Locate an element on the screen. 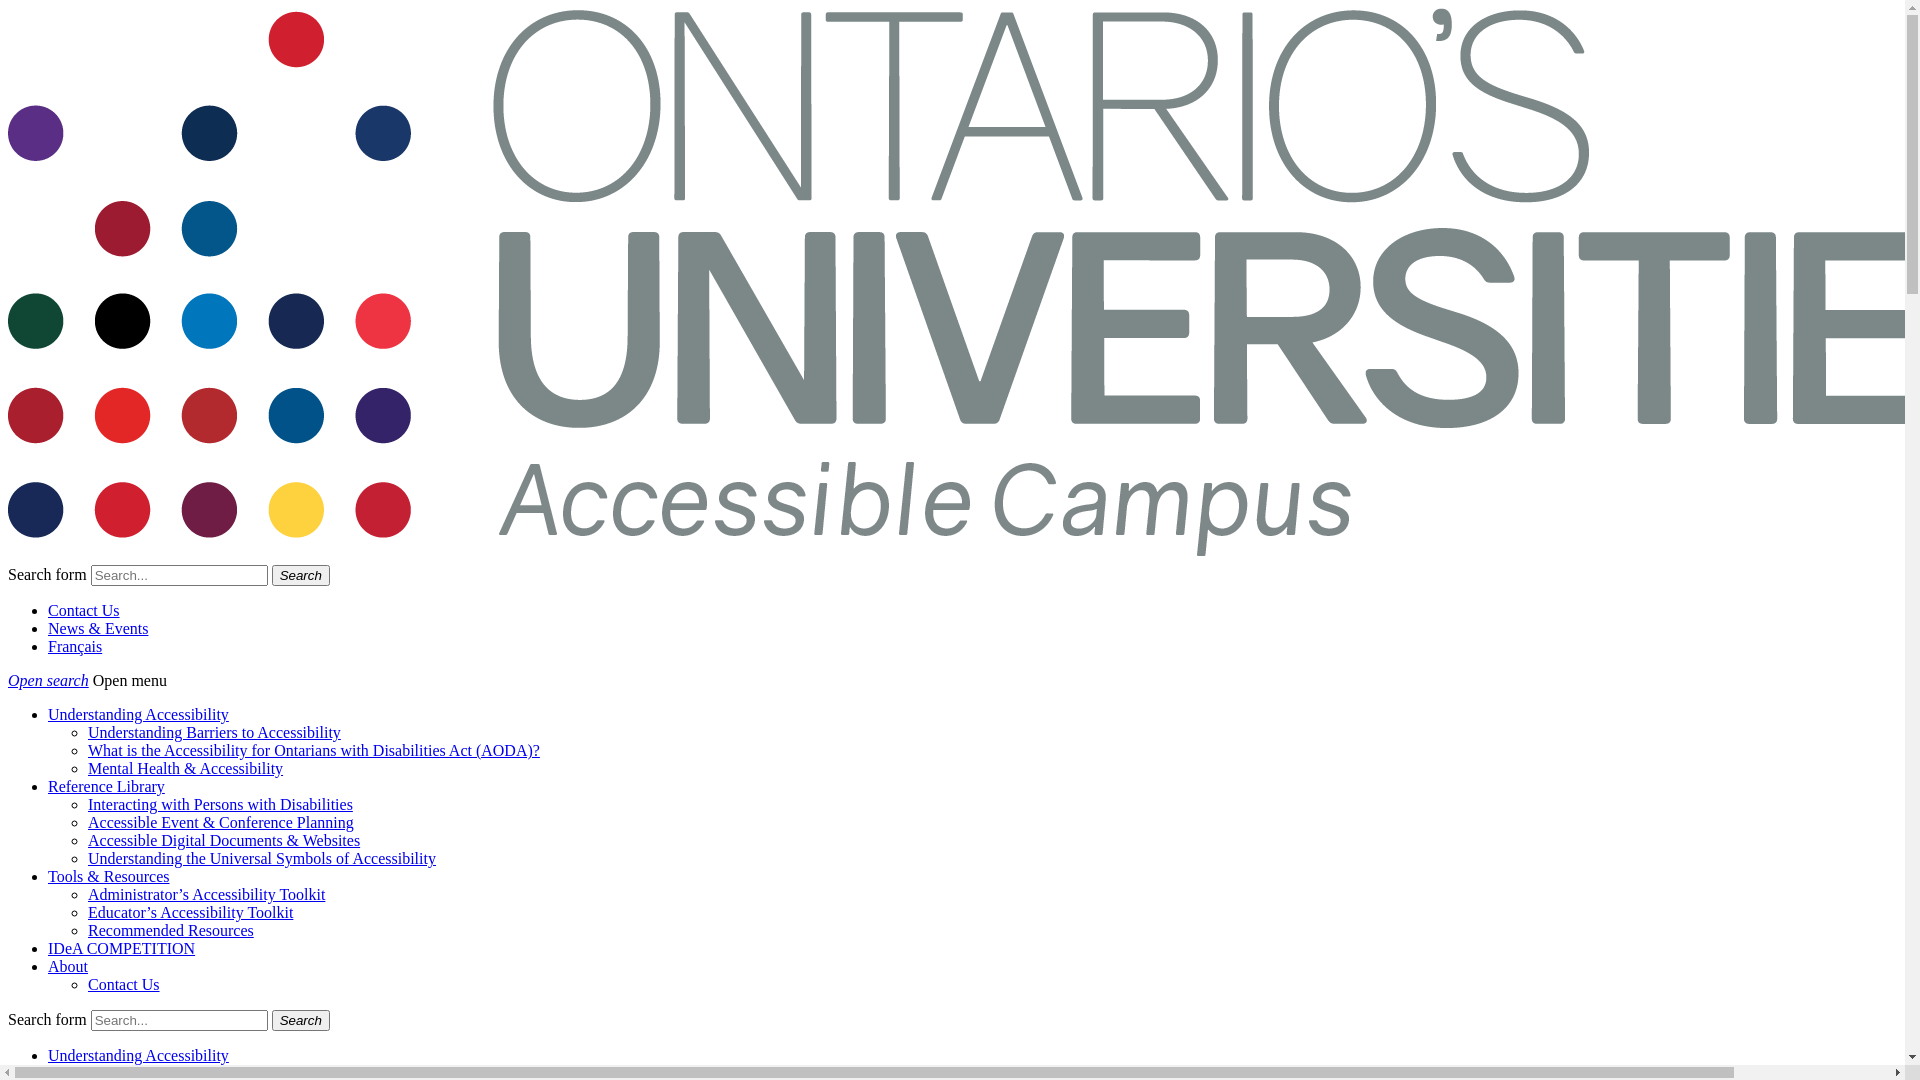 This screenshot has width=1920, height=1080. 'Understanding Accessibility' is located at coordinates (137, 1054).